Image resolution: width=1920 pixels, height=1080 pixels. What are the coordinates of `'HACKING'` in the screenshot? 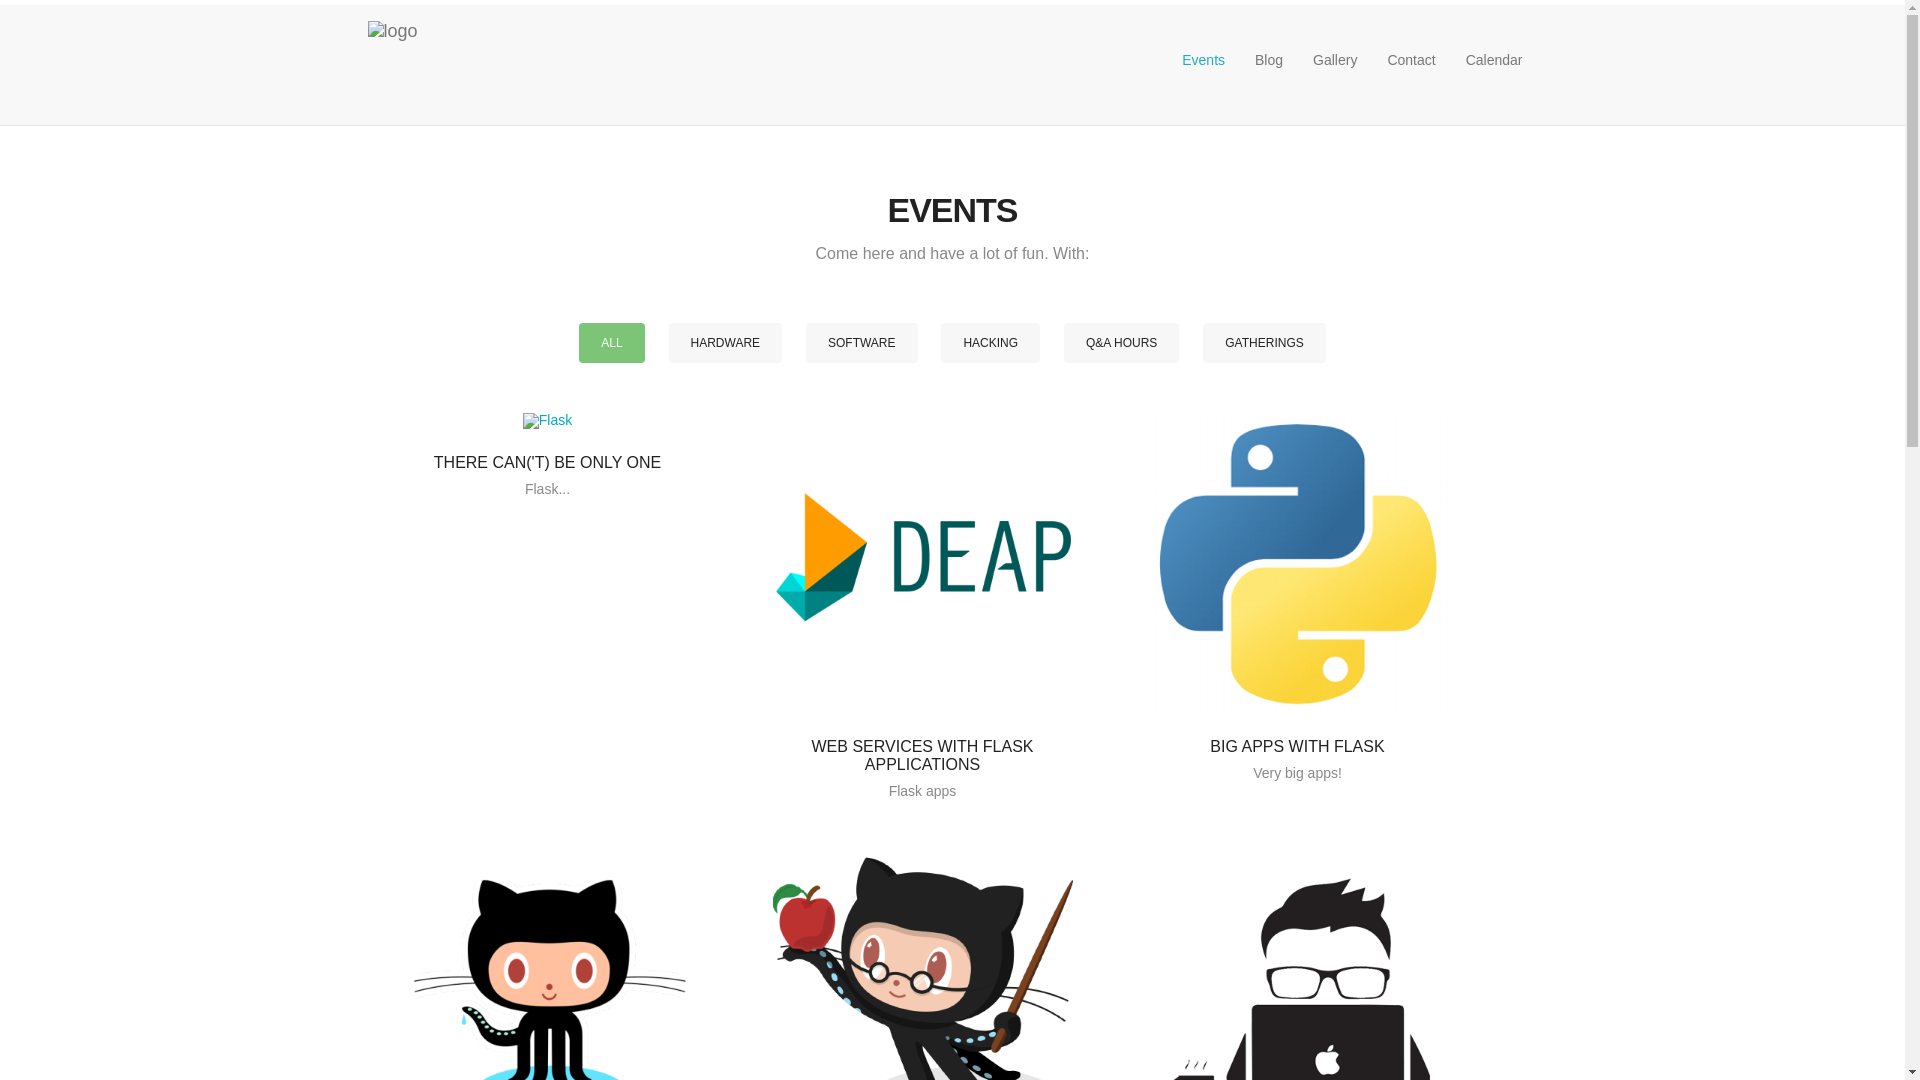 It's located at (939, 342).